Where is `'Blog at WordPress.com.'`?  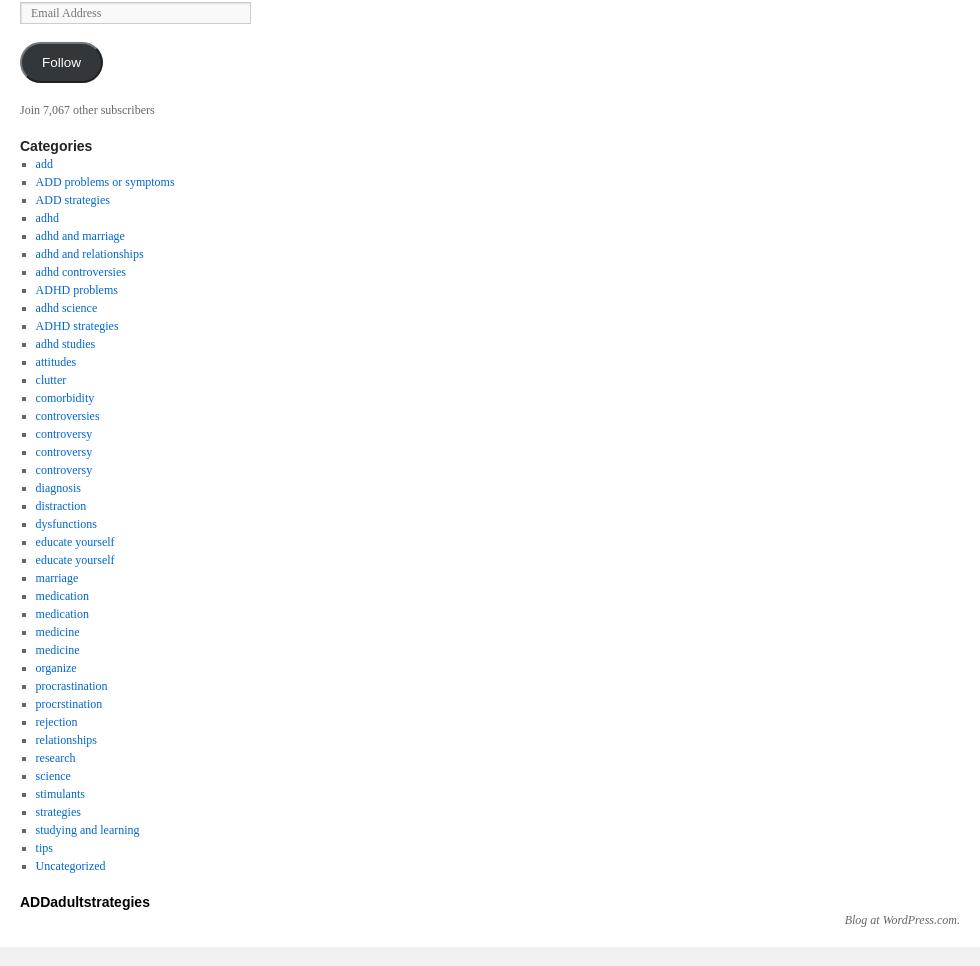 'Blog at WordPress.com.' is located at coordinates (843, 917).